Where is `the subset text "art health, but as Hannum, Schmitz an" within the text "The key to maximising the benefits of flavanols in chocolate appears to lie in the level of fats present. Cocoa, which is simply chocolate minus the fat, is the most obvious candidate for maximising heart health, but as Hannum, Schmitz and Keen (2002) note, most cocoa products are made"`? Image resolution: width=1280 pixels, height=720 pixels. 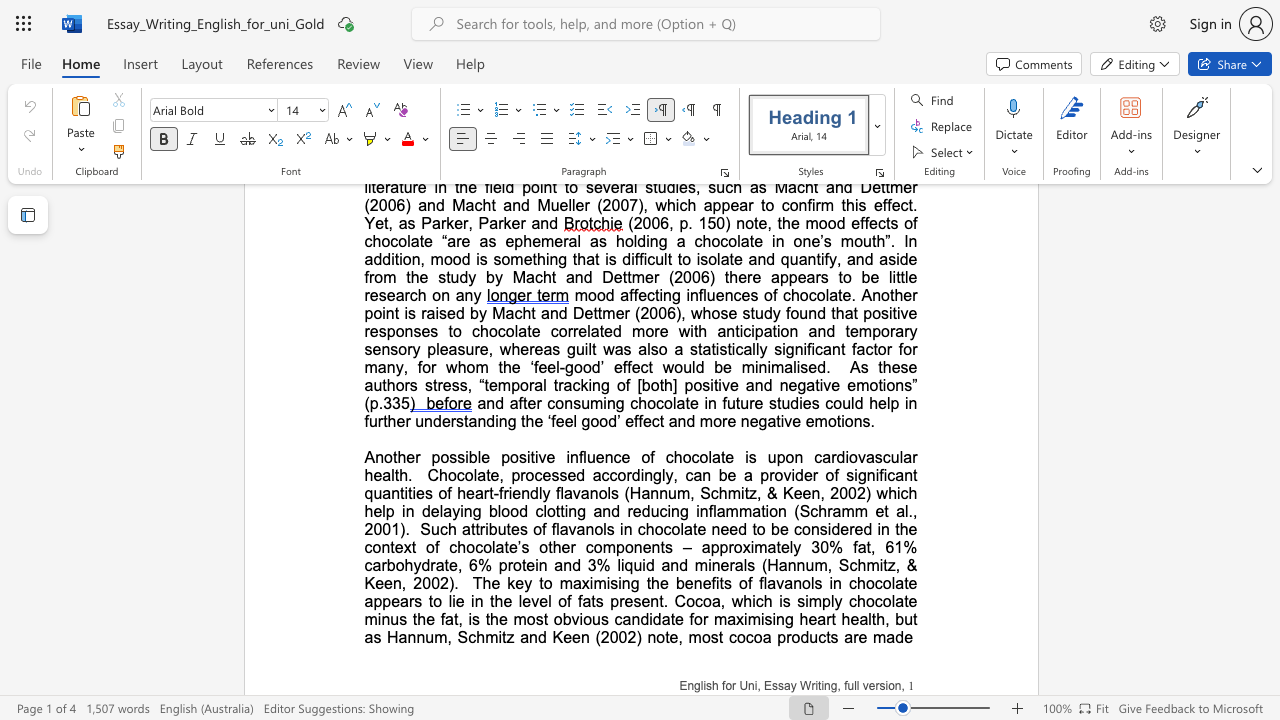
the subset text "art health, but as Hannum, Schmitz an" within the text "The key to maximising the benefits of flavanols in chocolate appears to lie in the level of fats present. Cocoa, which is simply chocolate minus the fat, is the most obvious candidate for maximising heart health, but as Hannum, Schmitz and Keen (2002) note, most cocoa products are made" is located at coordinates (817, 618).